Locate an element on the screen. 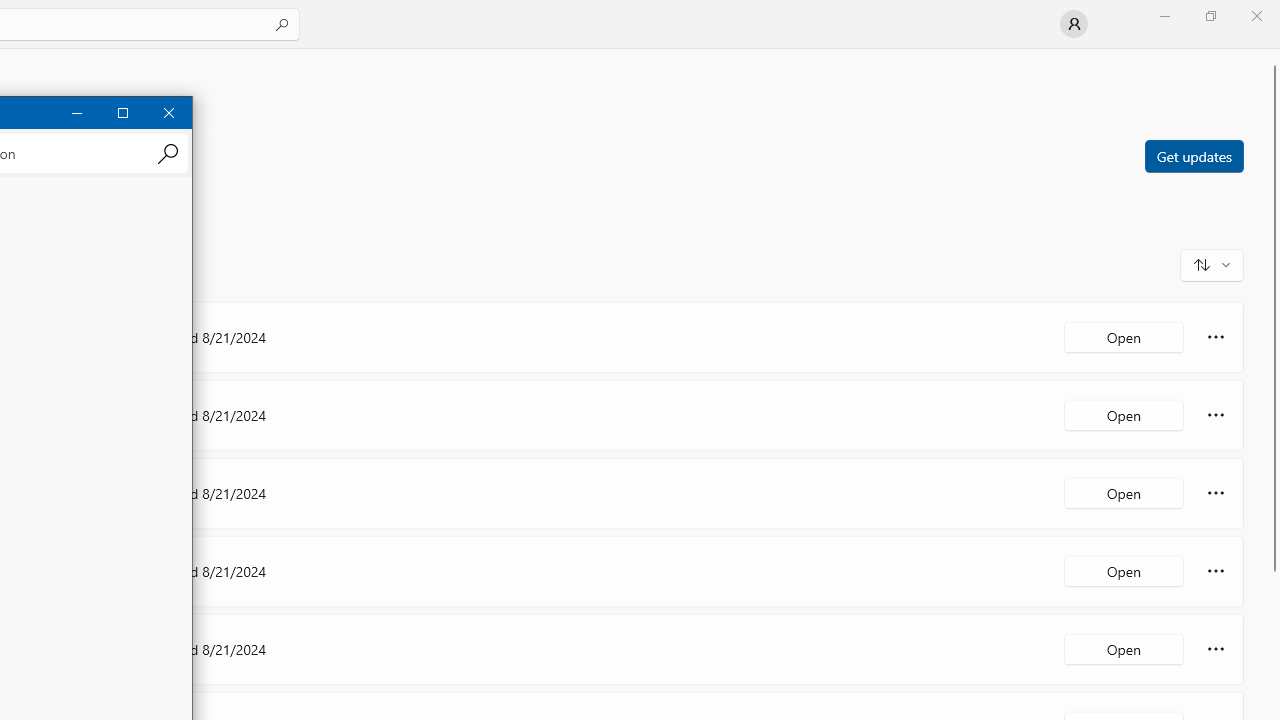  'Close Microsoft Store' is located at coordinates (1255, 15).